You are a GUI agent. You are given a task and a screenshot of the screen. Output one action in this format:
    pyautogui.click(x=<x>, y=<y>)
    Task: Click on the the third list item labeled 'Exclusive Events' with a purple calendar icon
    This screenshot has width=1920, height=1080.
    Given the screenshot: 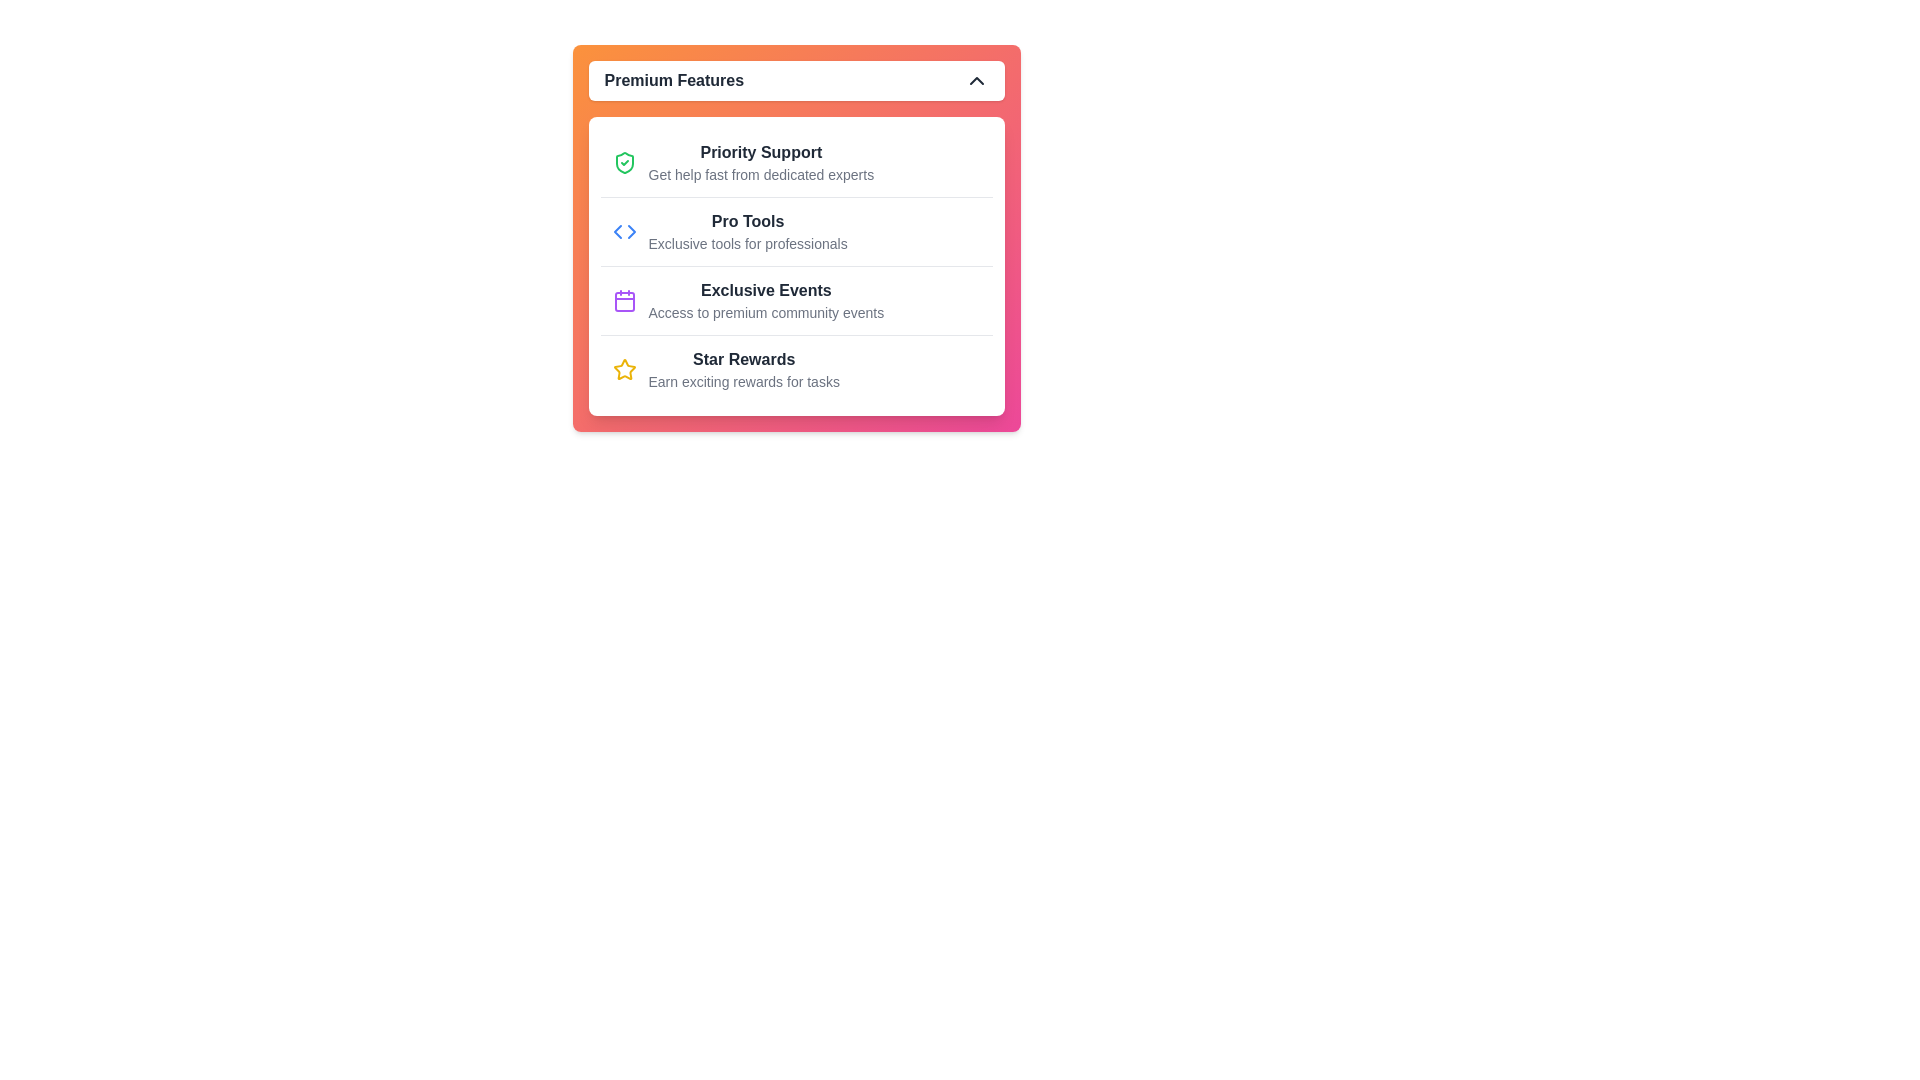 What is the action you would take?
    pyautogui.click(x=795, y=300)
    